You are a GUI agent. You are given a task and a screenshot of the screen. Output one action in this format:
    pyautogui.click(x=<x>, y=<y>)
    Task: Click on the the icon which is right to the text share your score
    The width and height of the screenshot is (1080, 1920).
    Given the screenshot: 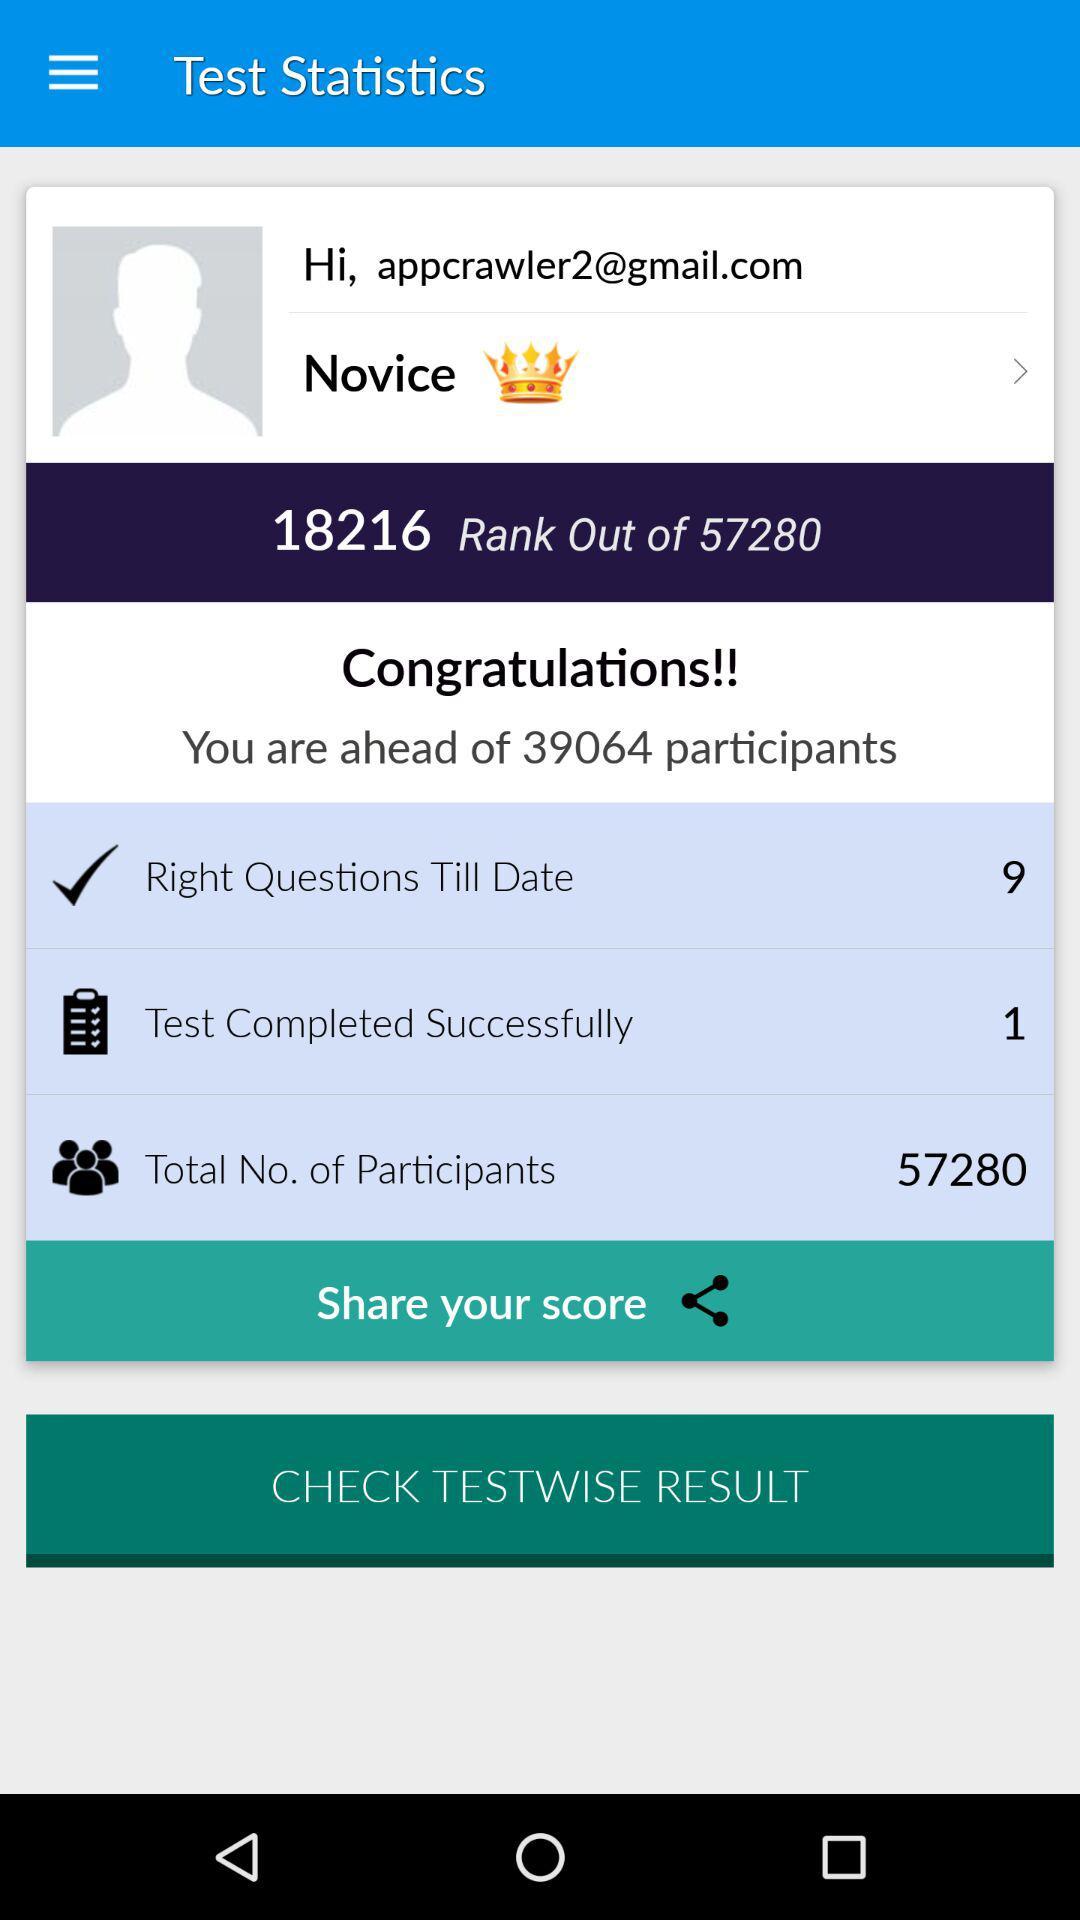 What is the action you would take?
    pyautogui.click(x=704, y=1300)
    